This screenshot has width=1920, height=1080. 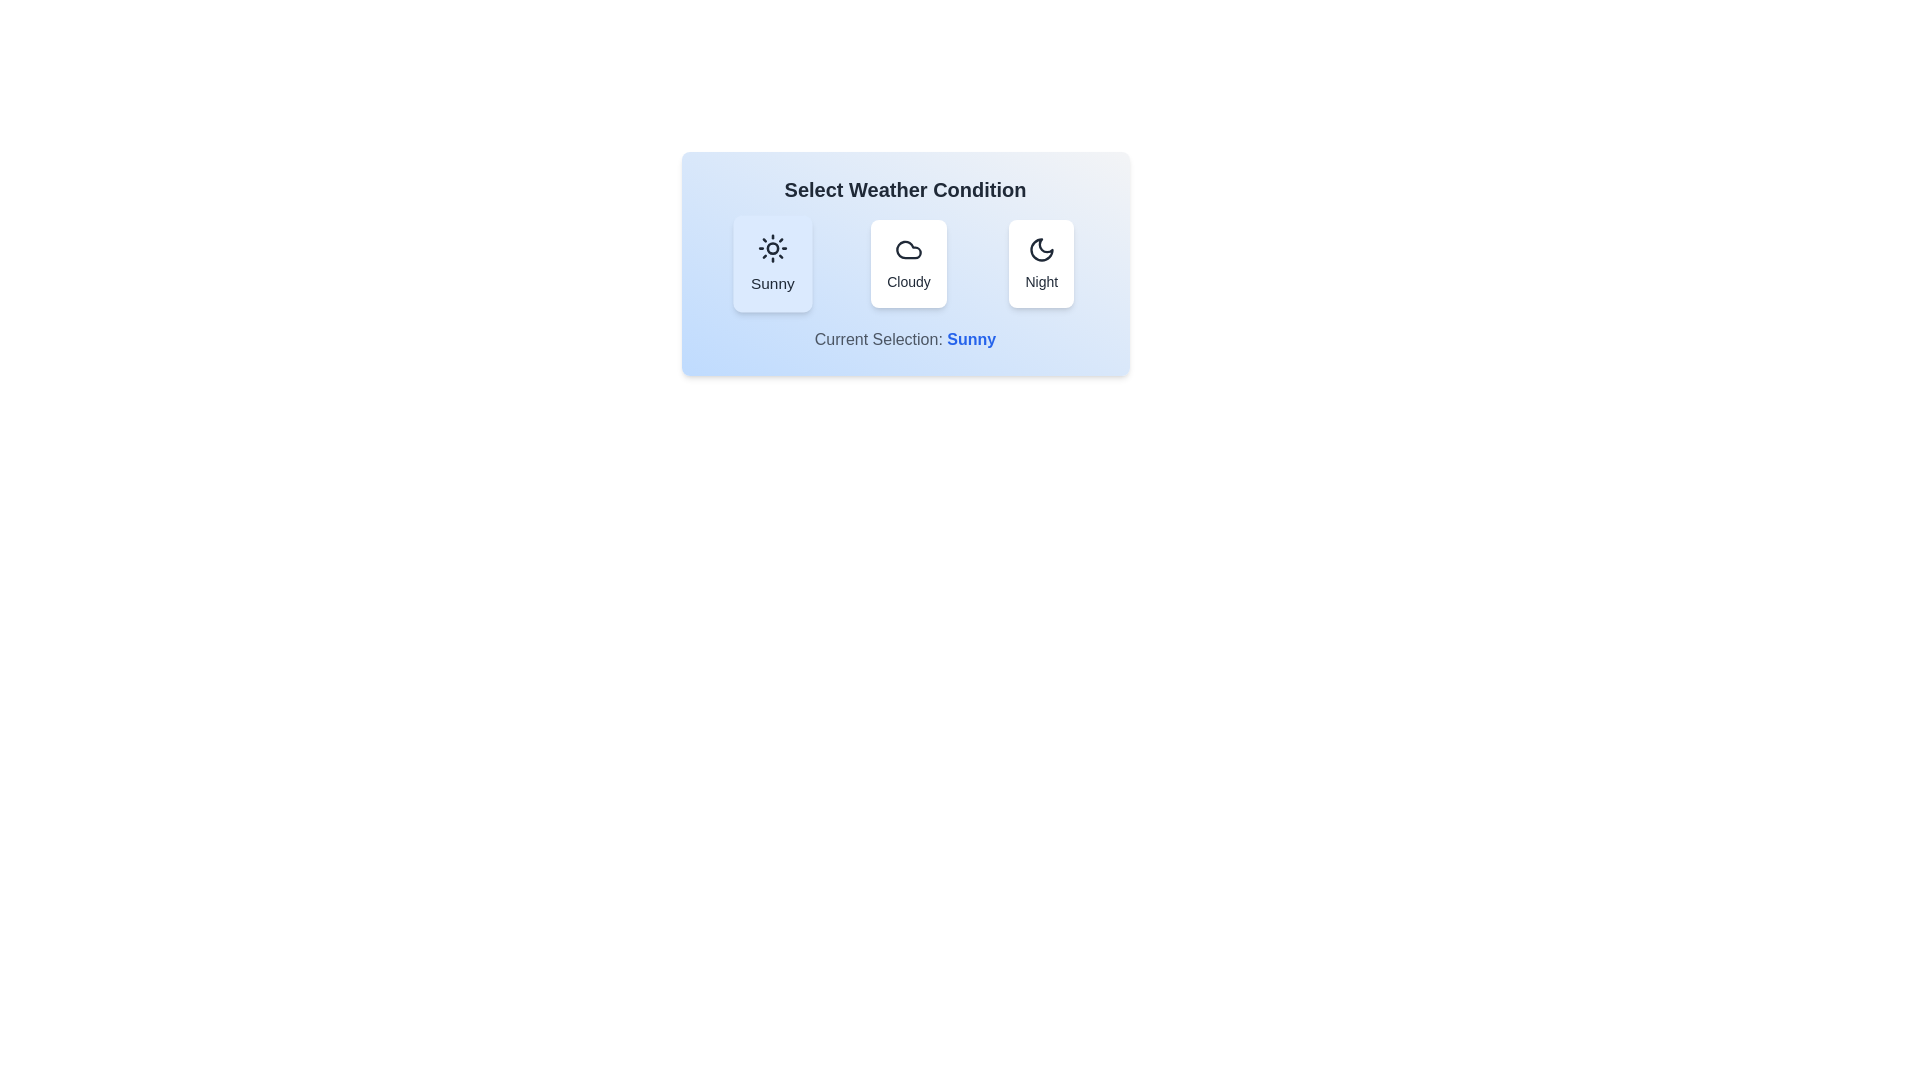 I want to click on the weather condition by clicking on the respective icon: Sunny, so click(x=771, y=262).